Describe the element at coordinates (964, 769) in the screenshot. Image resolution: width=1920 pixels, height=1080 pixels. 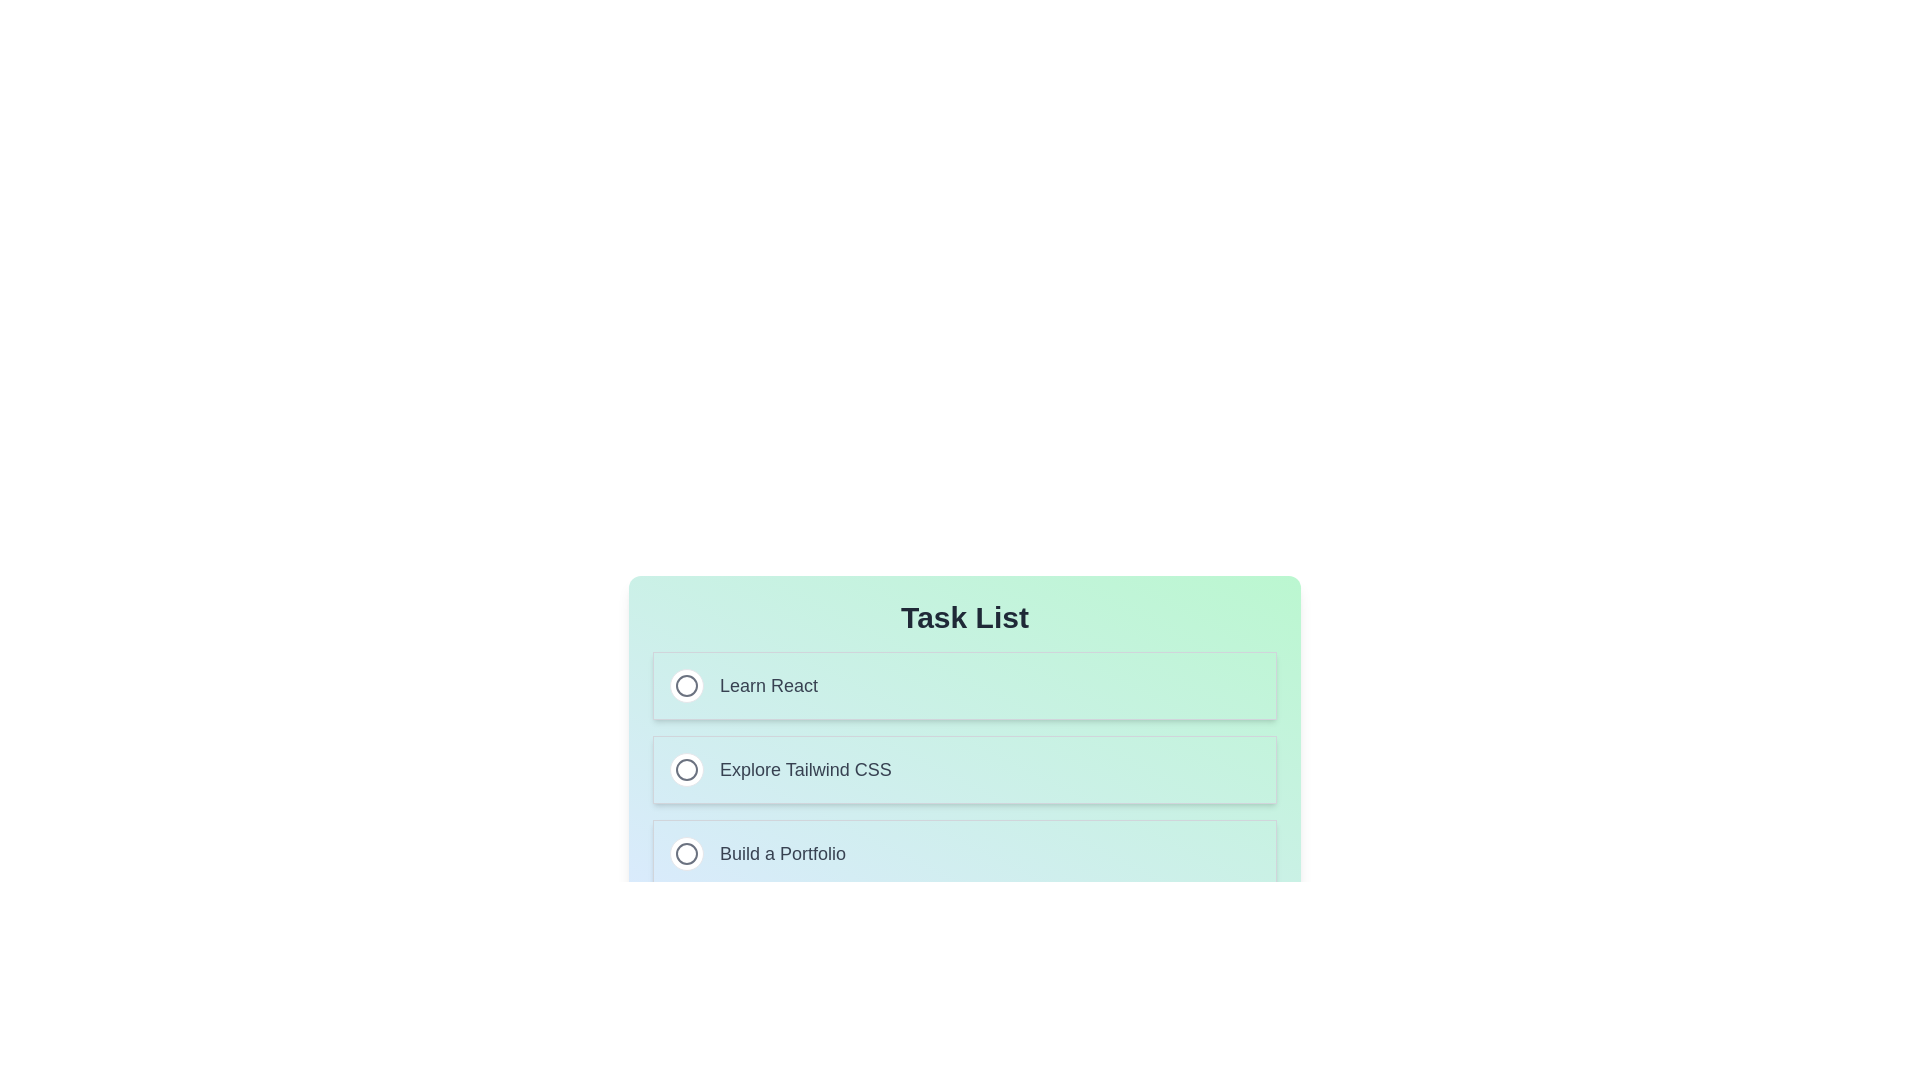
I see `the circular button on the left side of the 'Explore Tailwind CSS' selectable list item to mark the task` at that location.